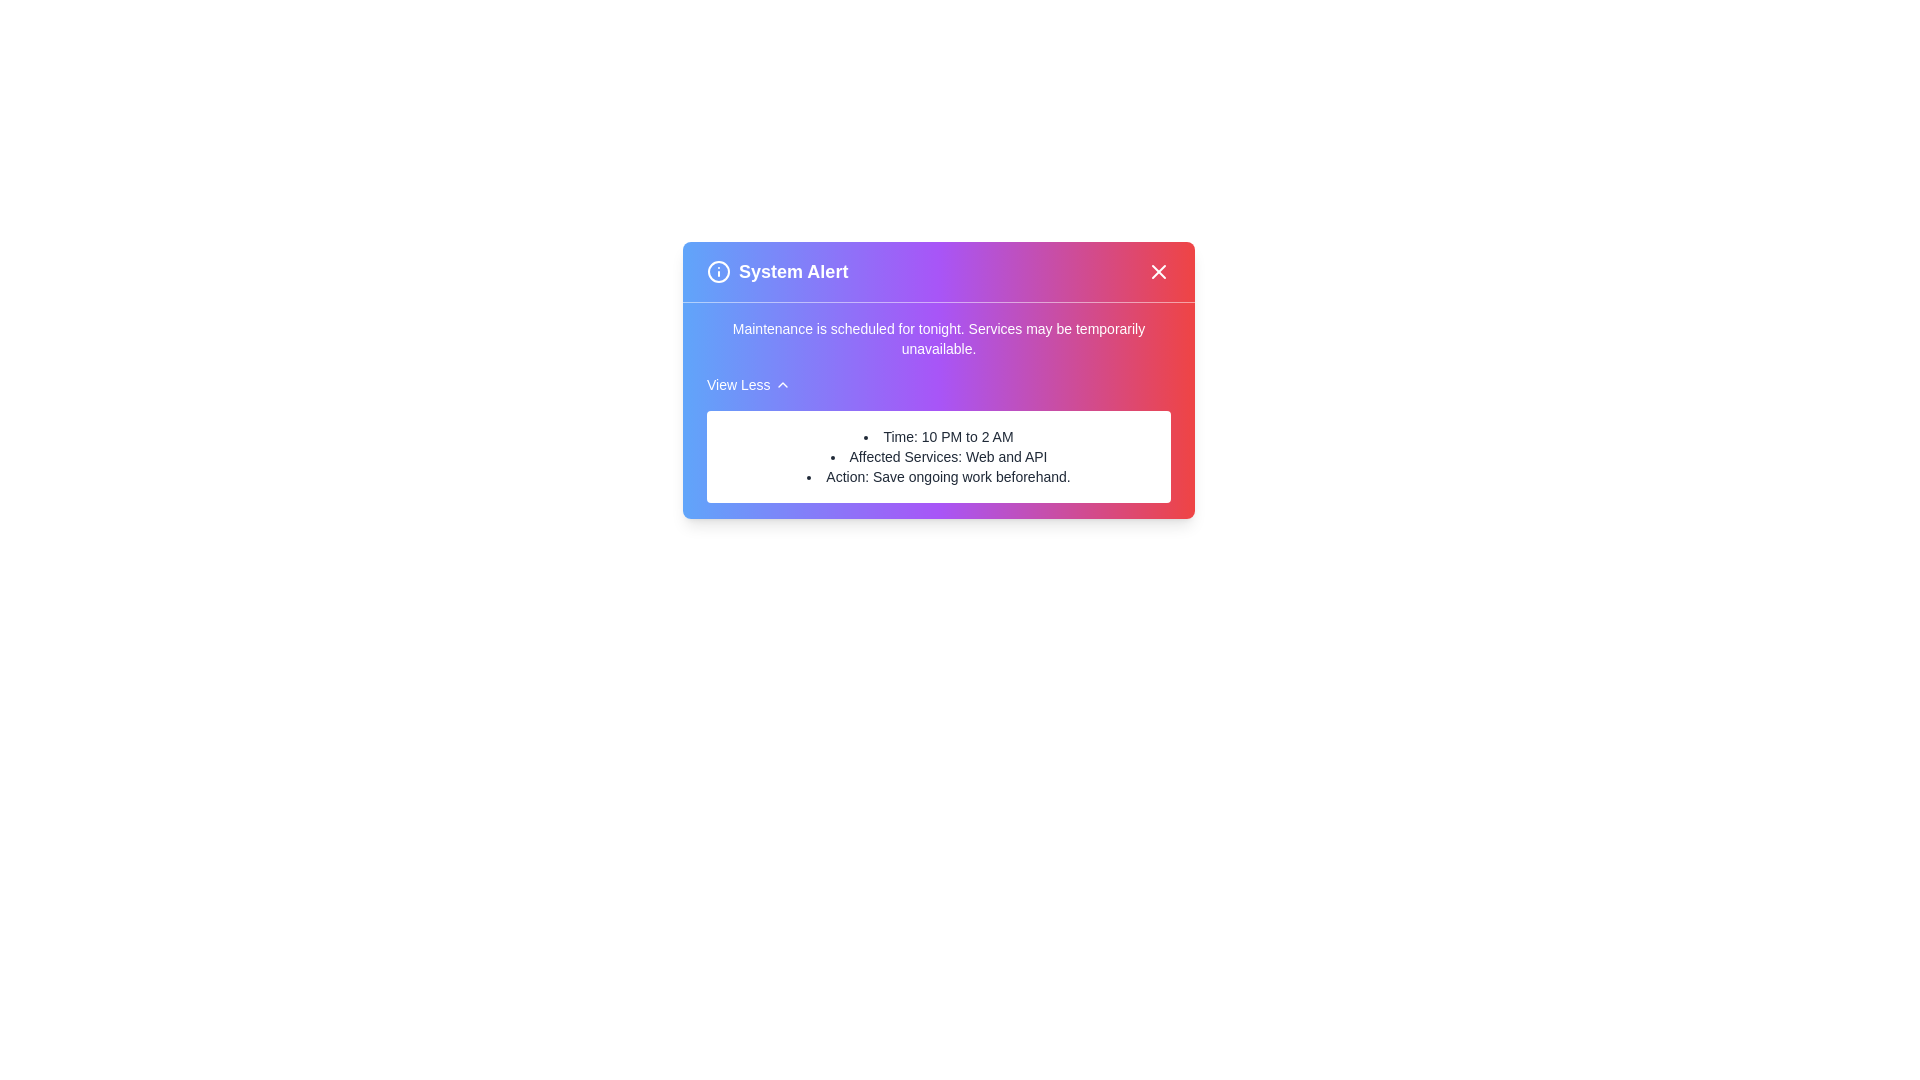 The width and height of the screenshot is (1920, 1080). Describe the element at coordinates (747, 385) in the screenshot. I see `the 'View Less' button to toggle the visibility of additional details` at that location.